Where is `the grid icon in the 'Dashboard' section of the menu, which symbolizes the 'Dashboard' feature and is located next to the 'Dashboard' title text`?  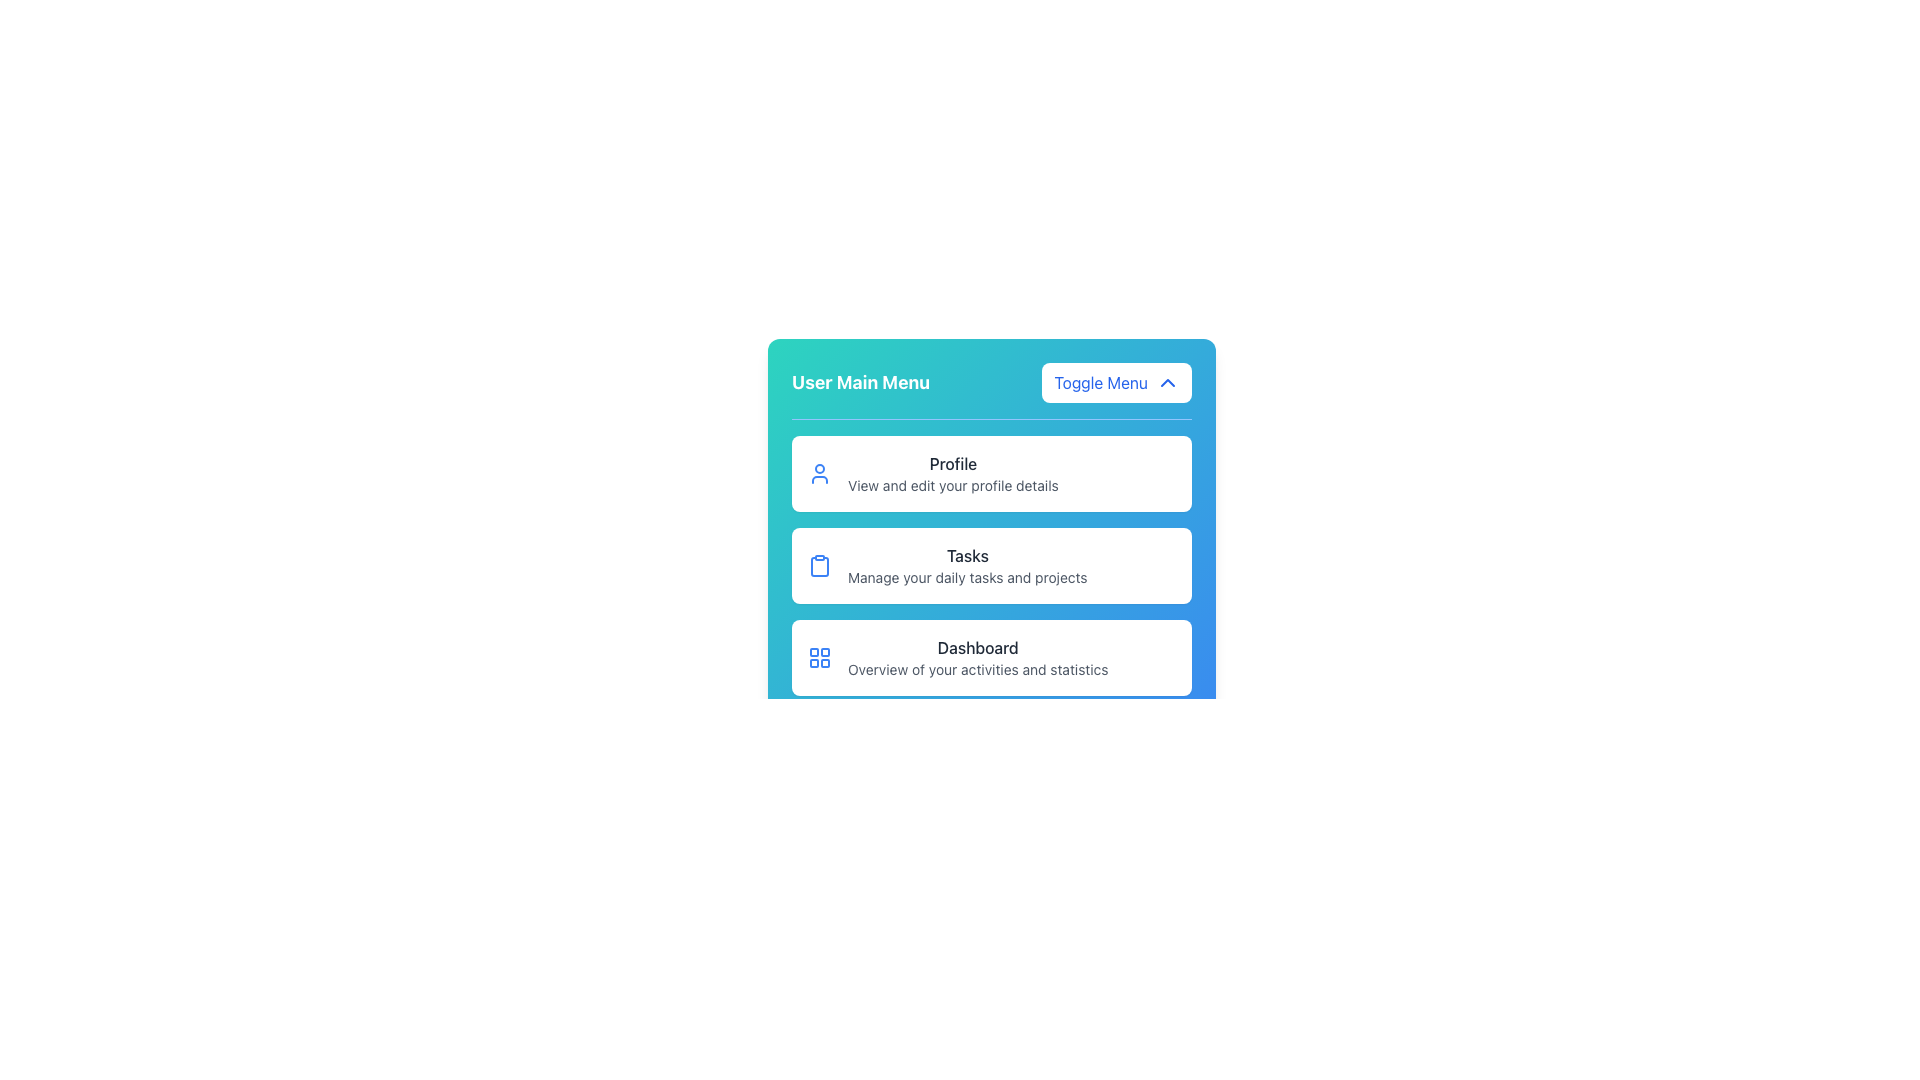
the grid icon in the 'Dashboard' section of the menu, which symbolizes the 'Dashboard' feature and is located next to the 'Dashboard' title text is located at coordinates (820, 658).